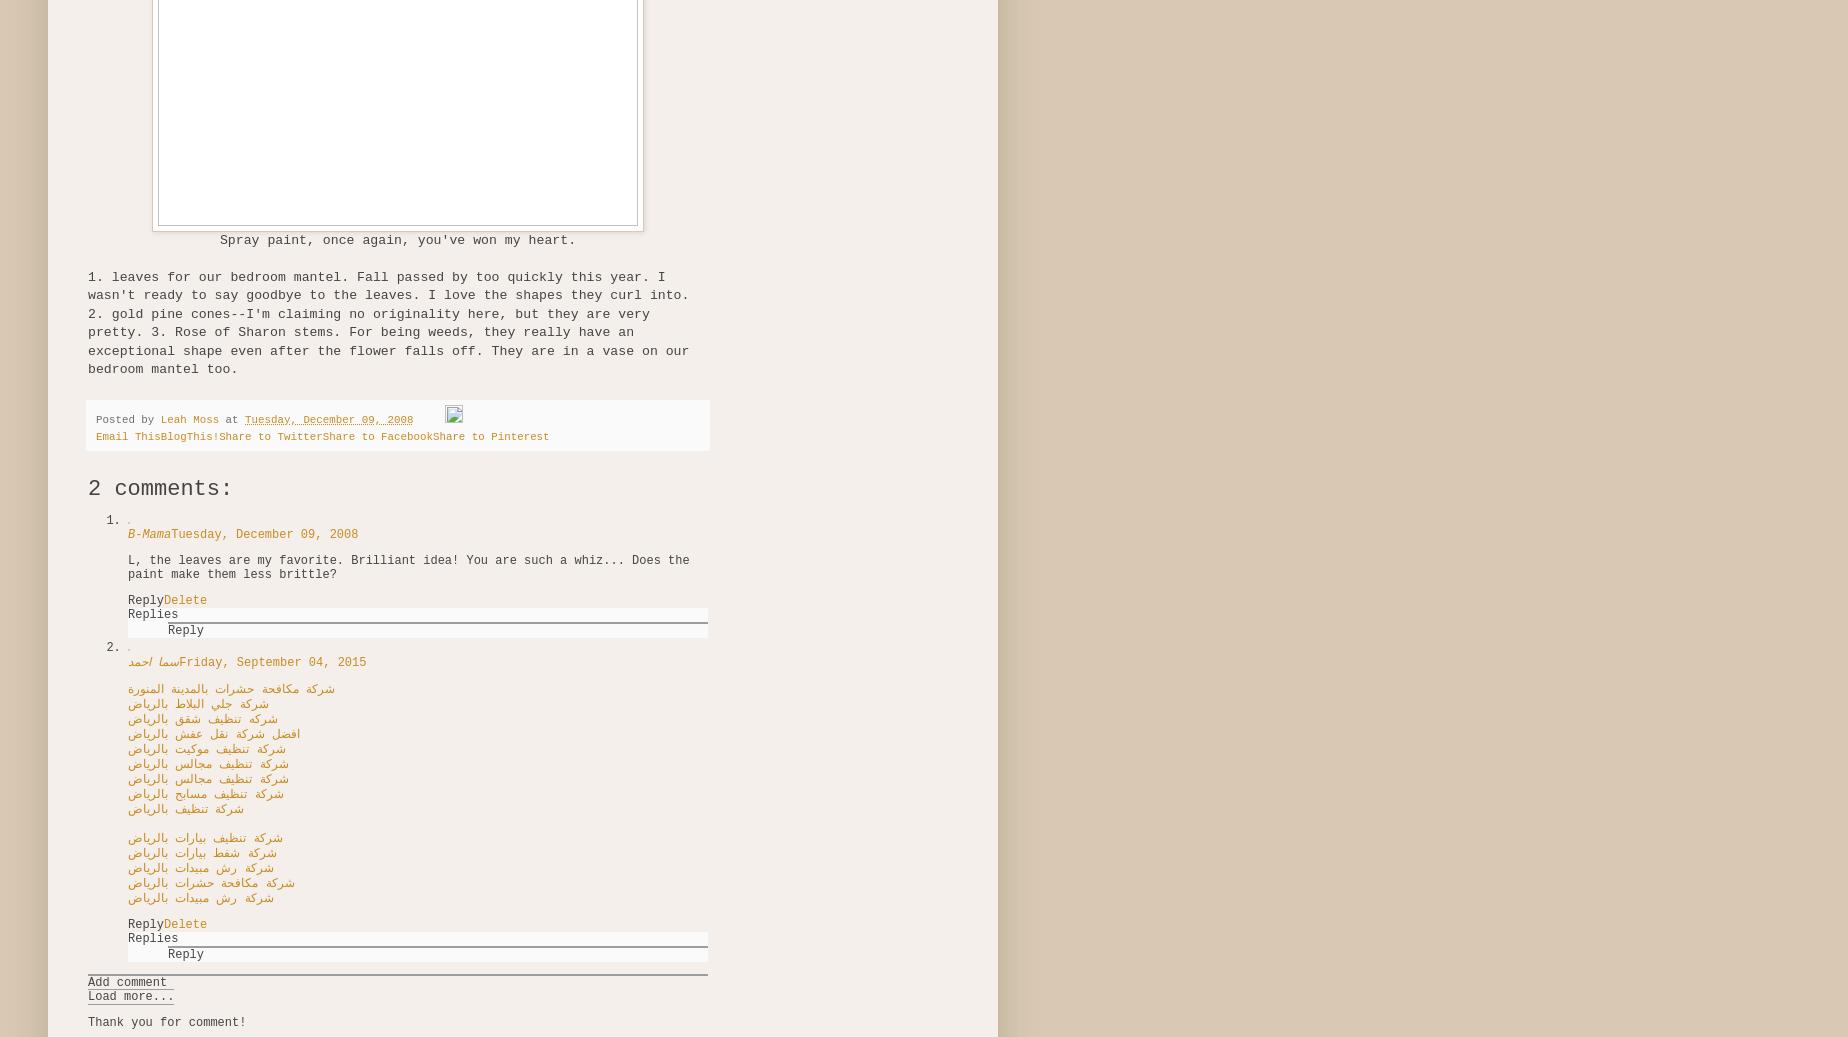 Image resolution: width=1848 pixels, height=1037 pixels. I want to click on 'Share to Pinterest', so click(490, 435).